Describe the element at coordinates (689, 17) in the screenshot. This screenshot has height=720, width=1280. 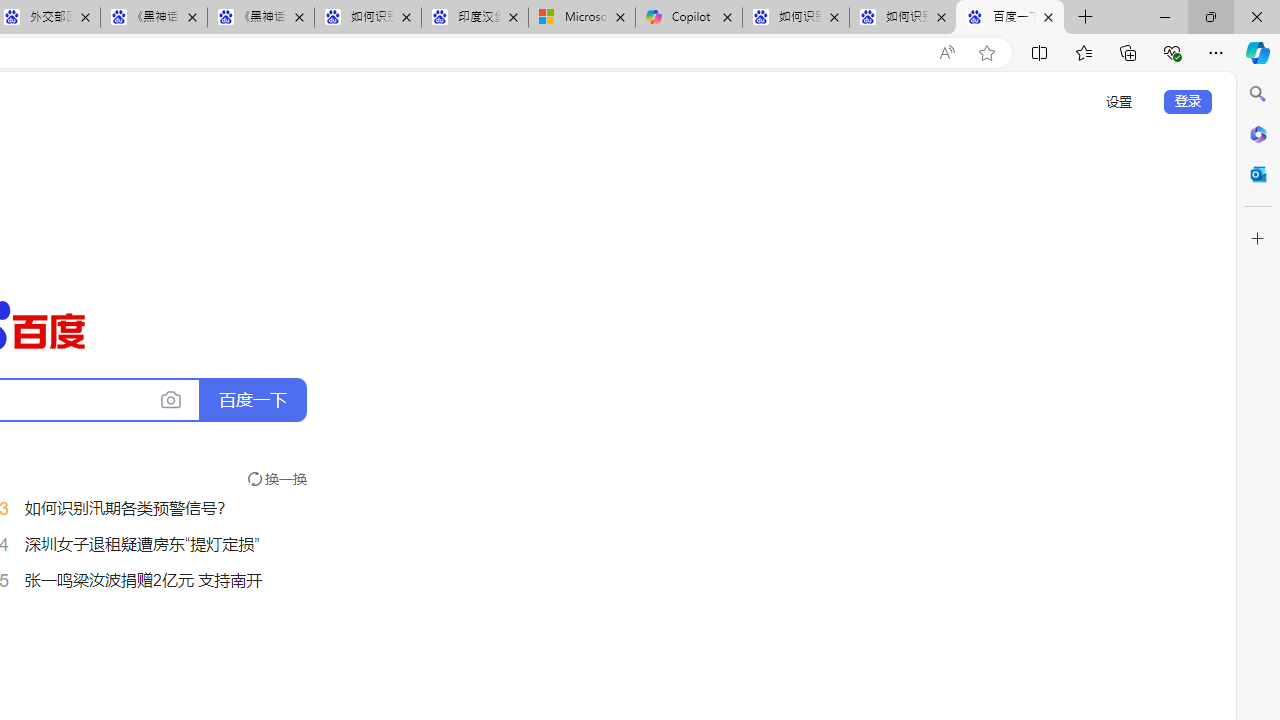
I see `'Copilot'` at that location.